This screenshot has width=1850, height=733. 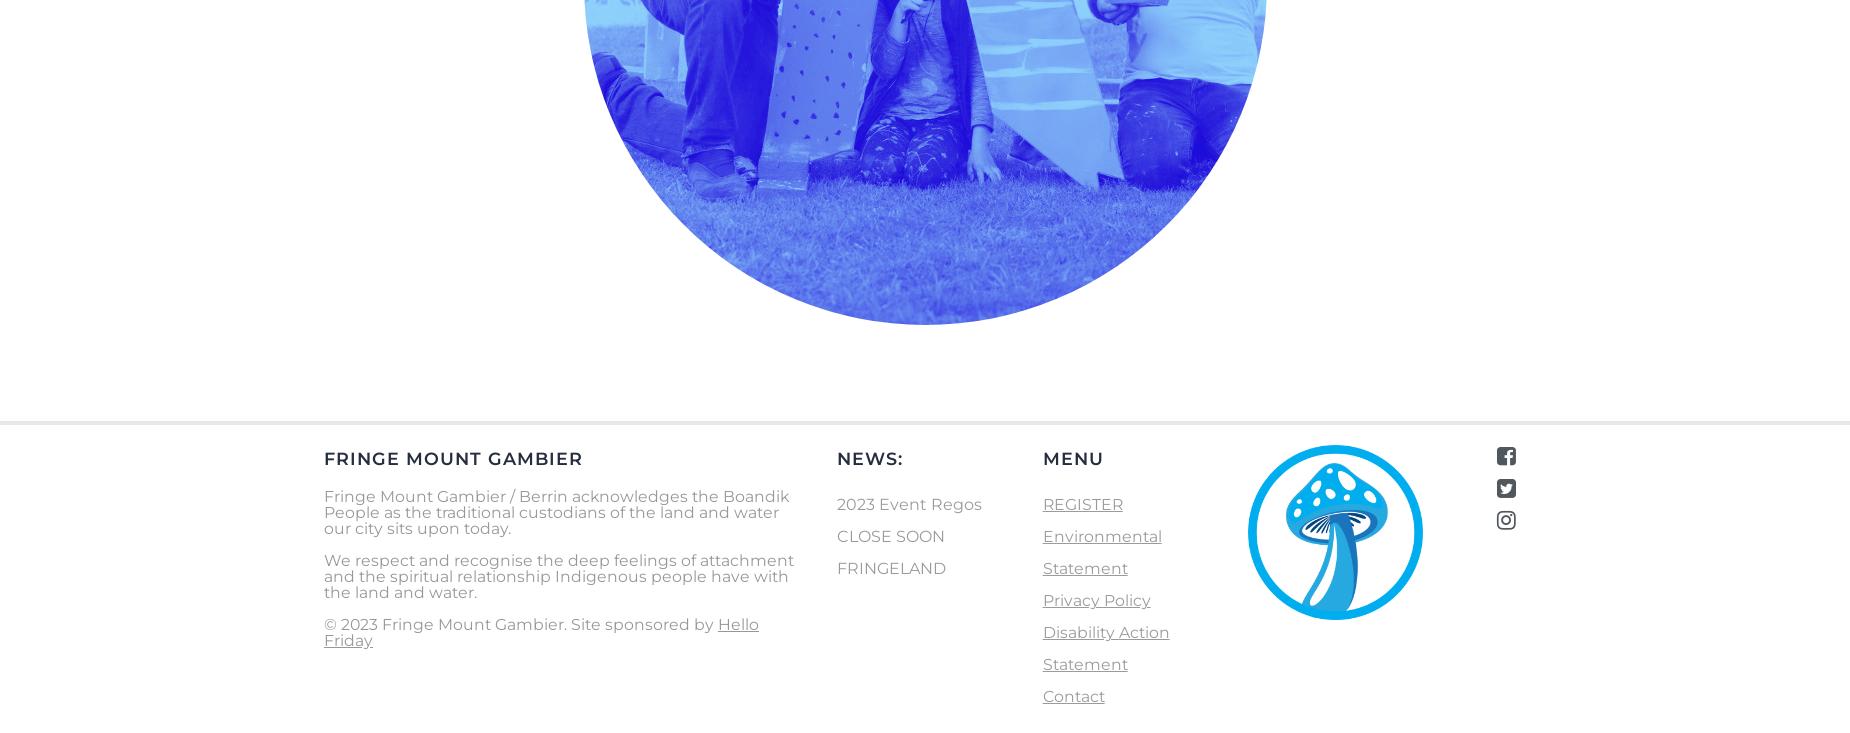 I want to click on 'We respect and recognise the deep feelings of attachment and the spiritual relationship Indigenous people have with the land and water.', so click(x=559, y=575).